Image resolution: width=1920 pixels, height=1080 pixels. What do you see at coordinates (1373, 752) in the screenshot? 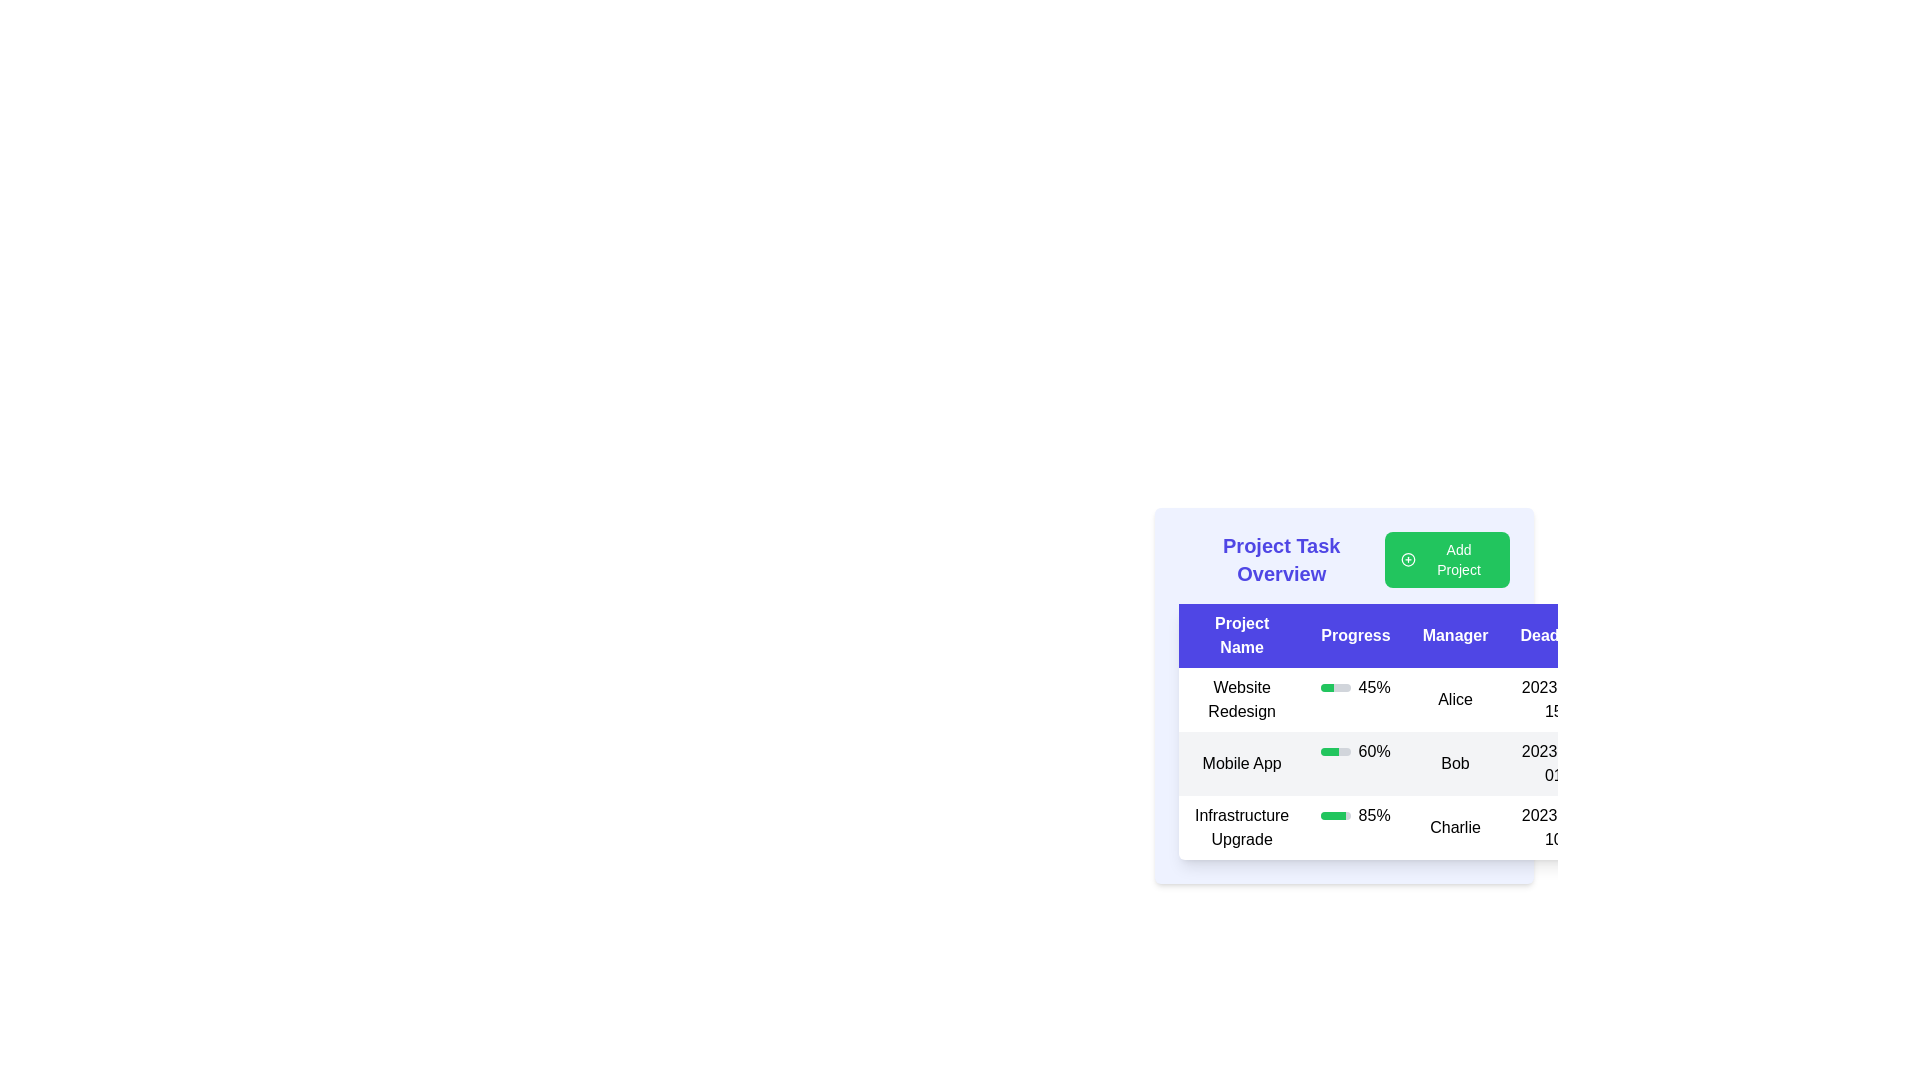
I see `the static text displaying '60%' in black font on a light gray background, located in the 'Progress' column of the second row in the 'Project Task Overview' section` at bounding box center [1373, 752].